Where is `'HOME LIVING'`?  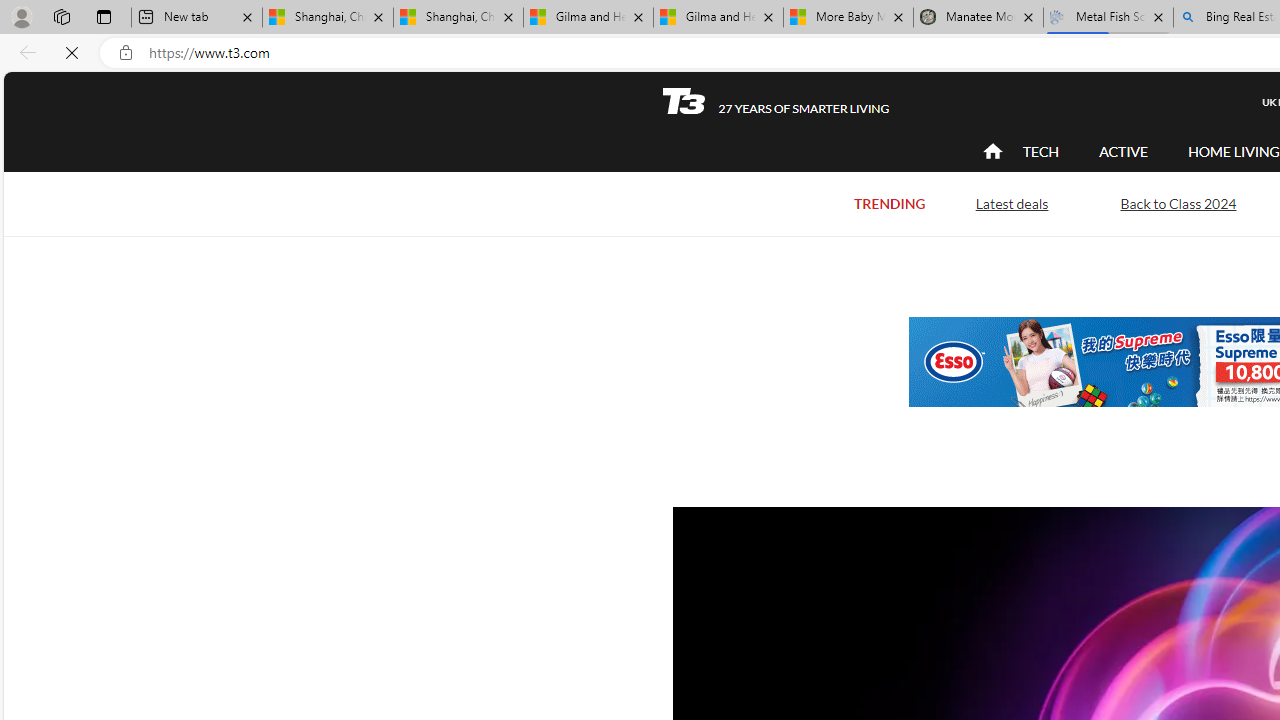
'HOME LIVING' is located at coordinates (1232, 150).